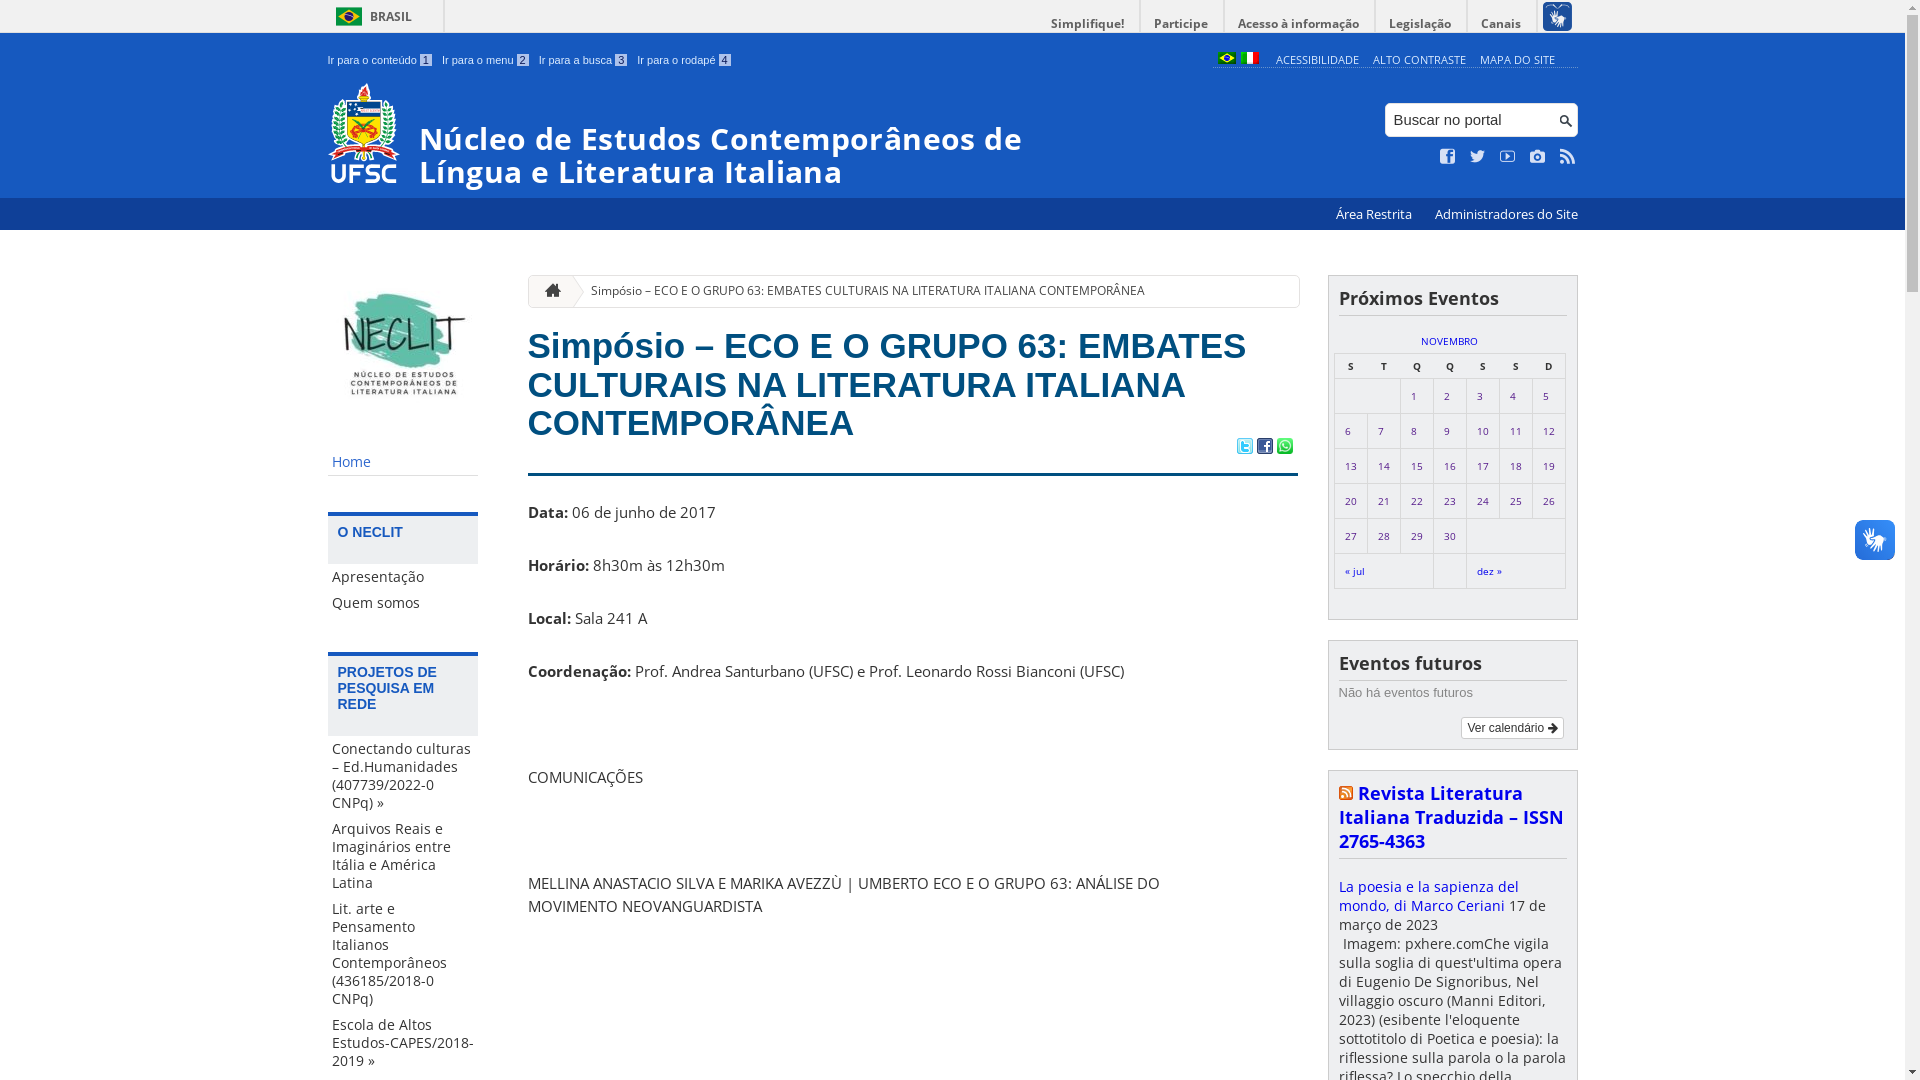  Describe the element at coordinates (1415, 466) in the screenshot. I see `'15'` at that location.